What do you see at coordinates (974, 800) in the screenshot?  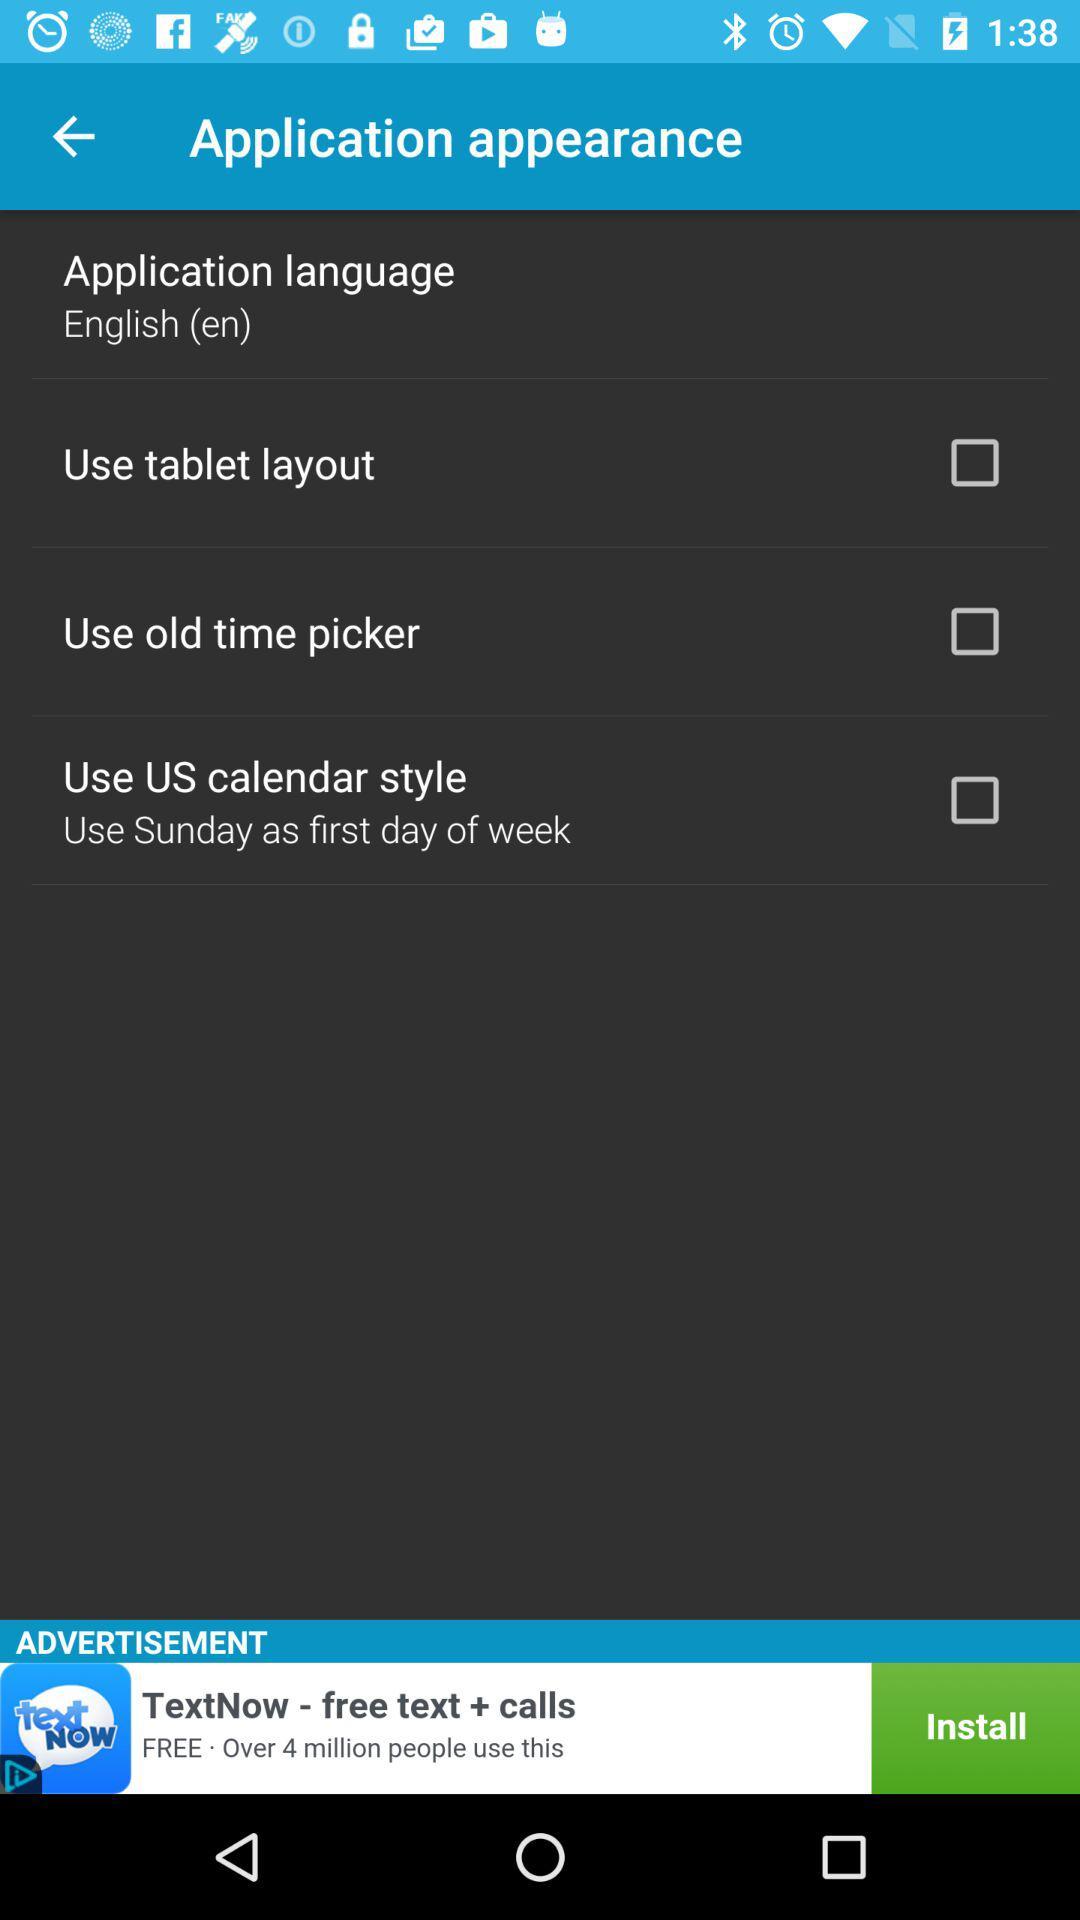 I see `check box for us calendar style` at bounding box center [974, 800].